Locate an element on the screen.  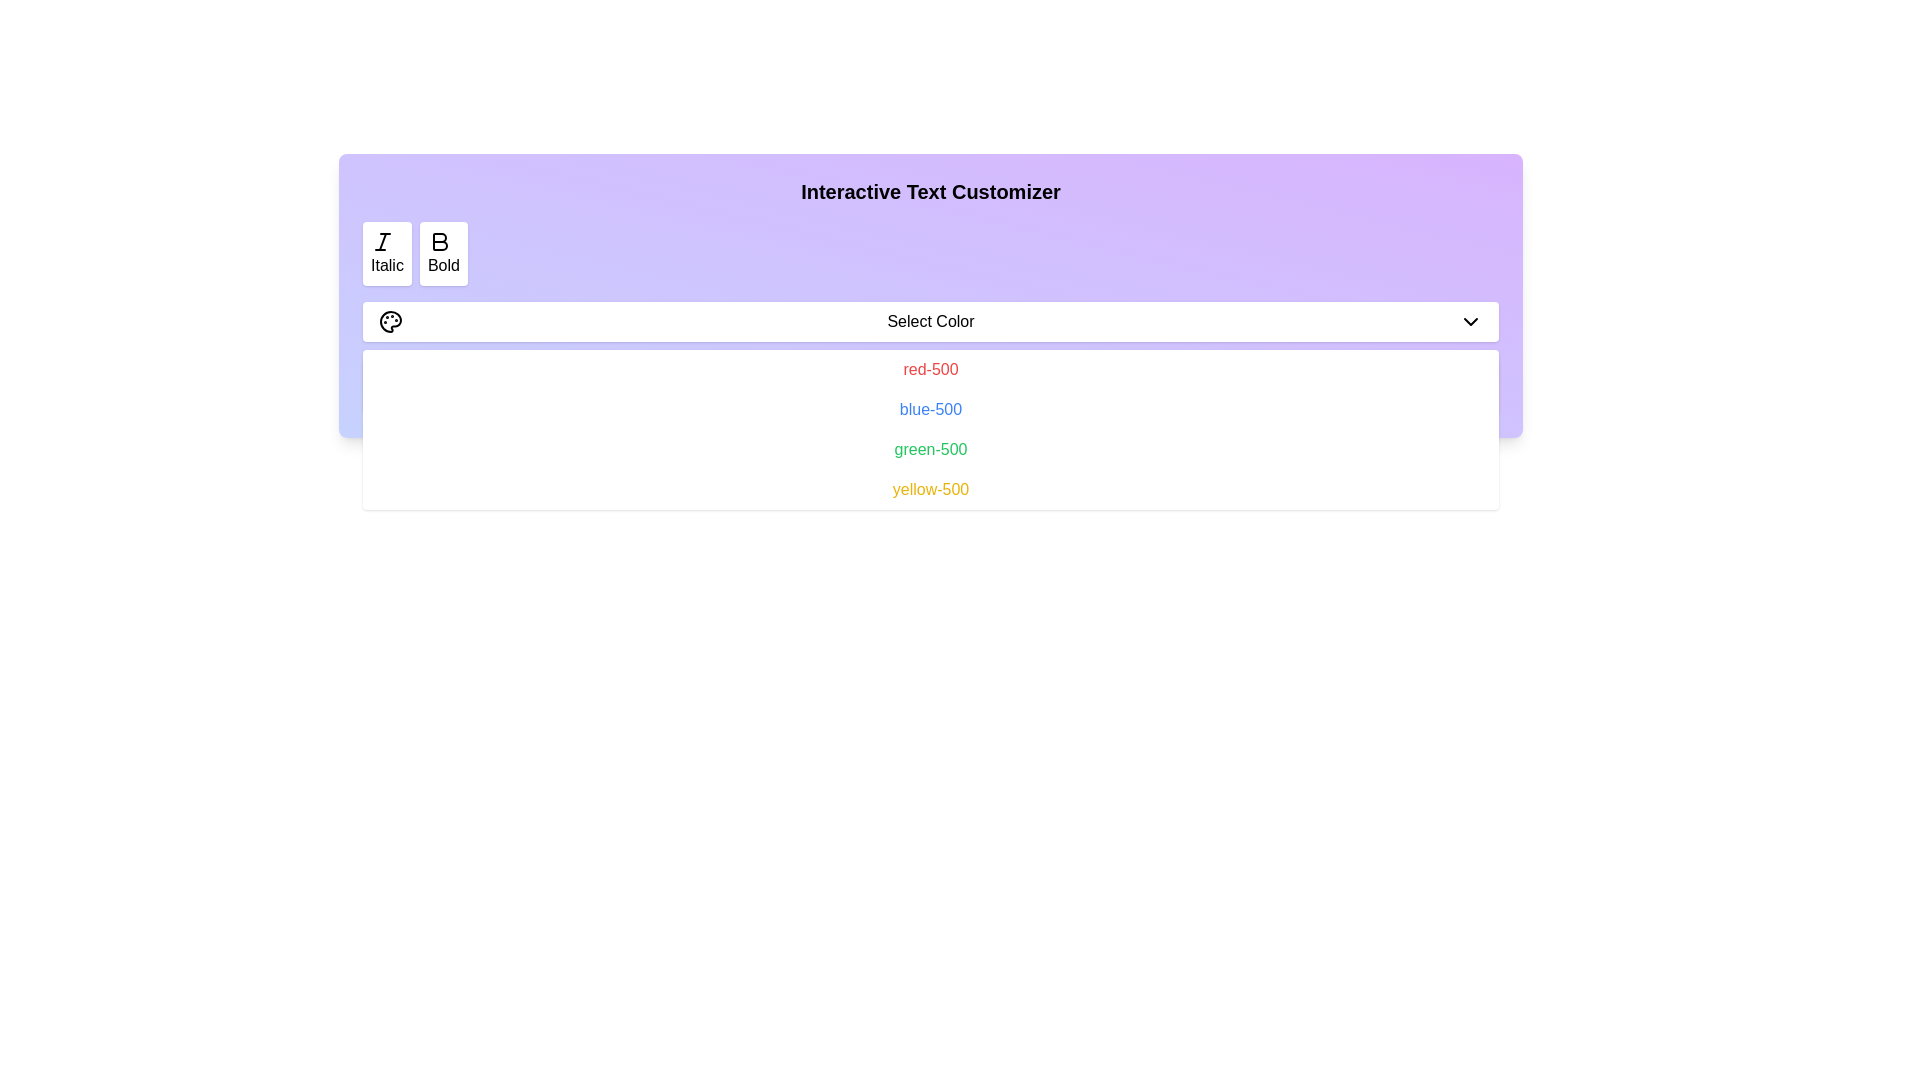
keyboard navigation is located at coordinates (930, 320).